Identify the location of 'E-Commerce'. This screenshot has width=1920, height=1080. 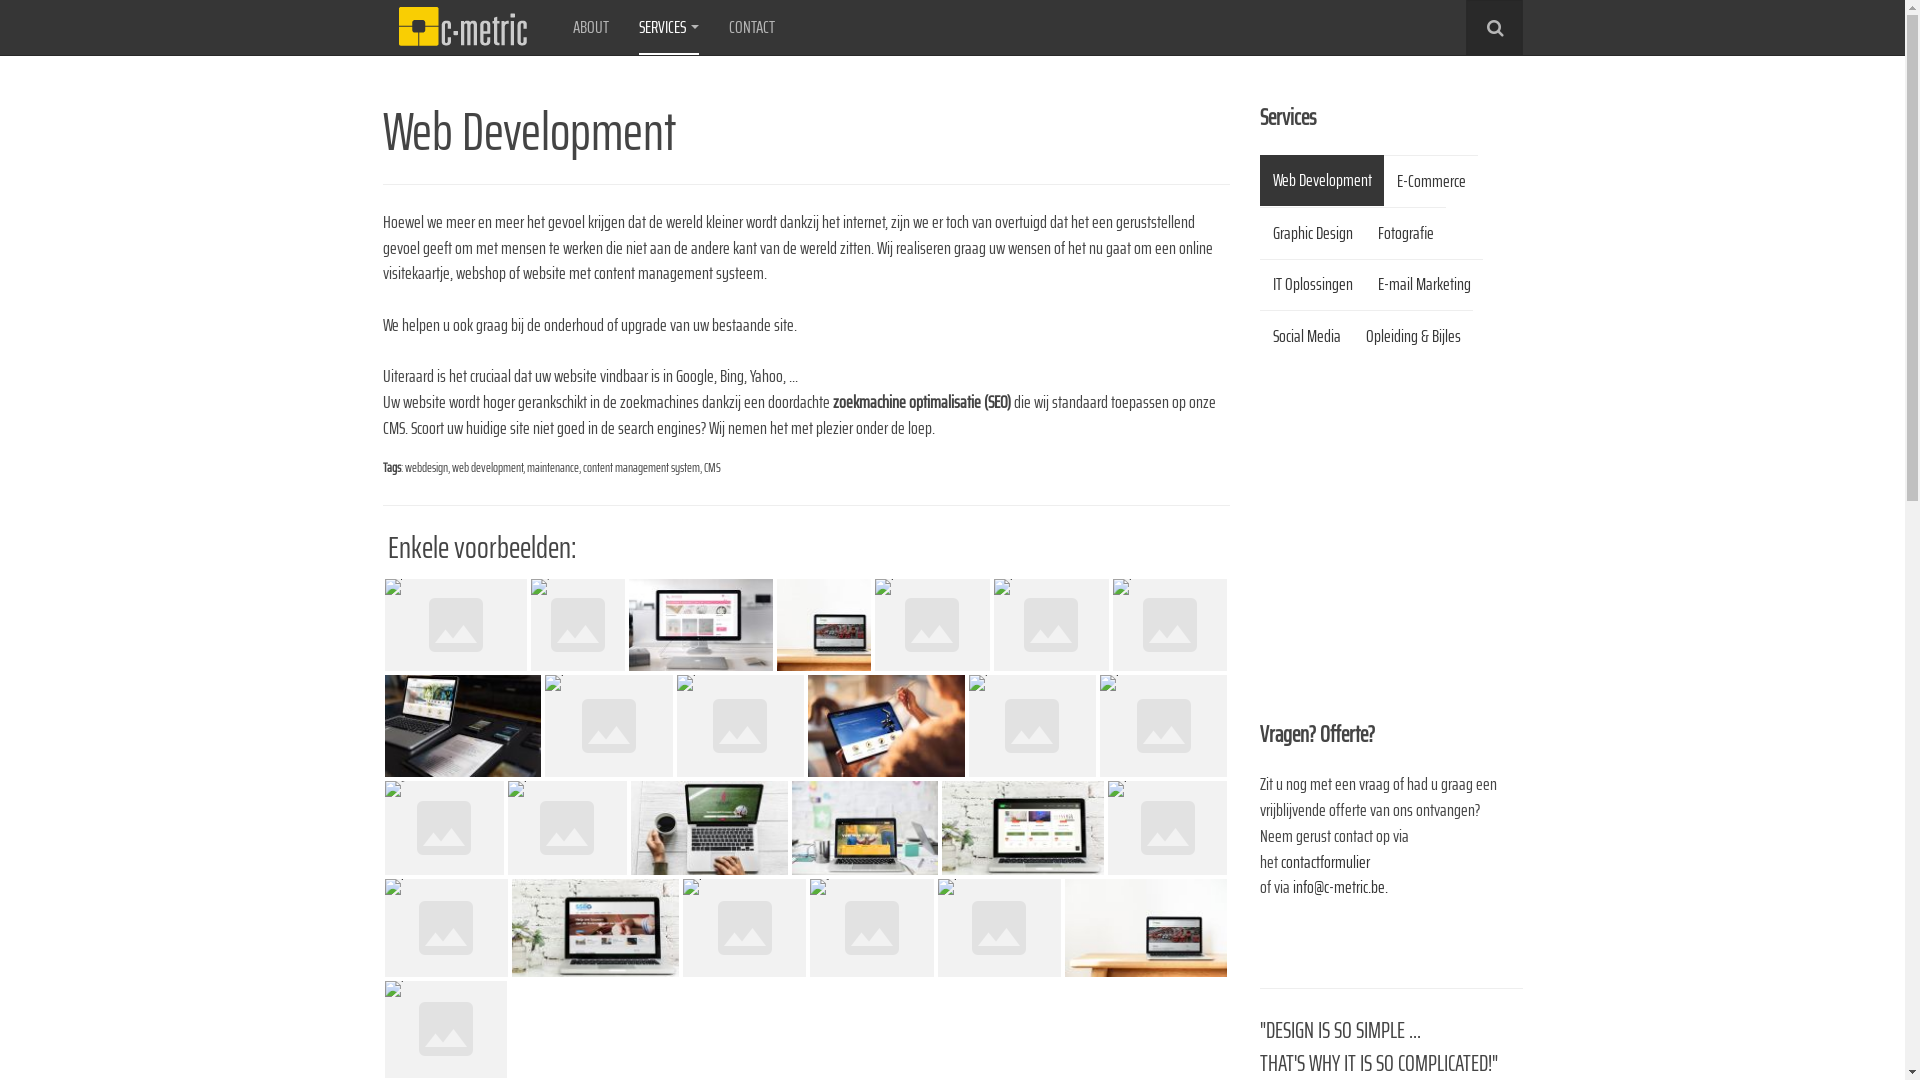
(1429, 181).